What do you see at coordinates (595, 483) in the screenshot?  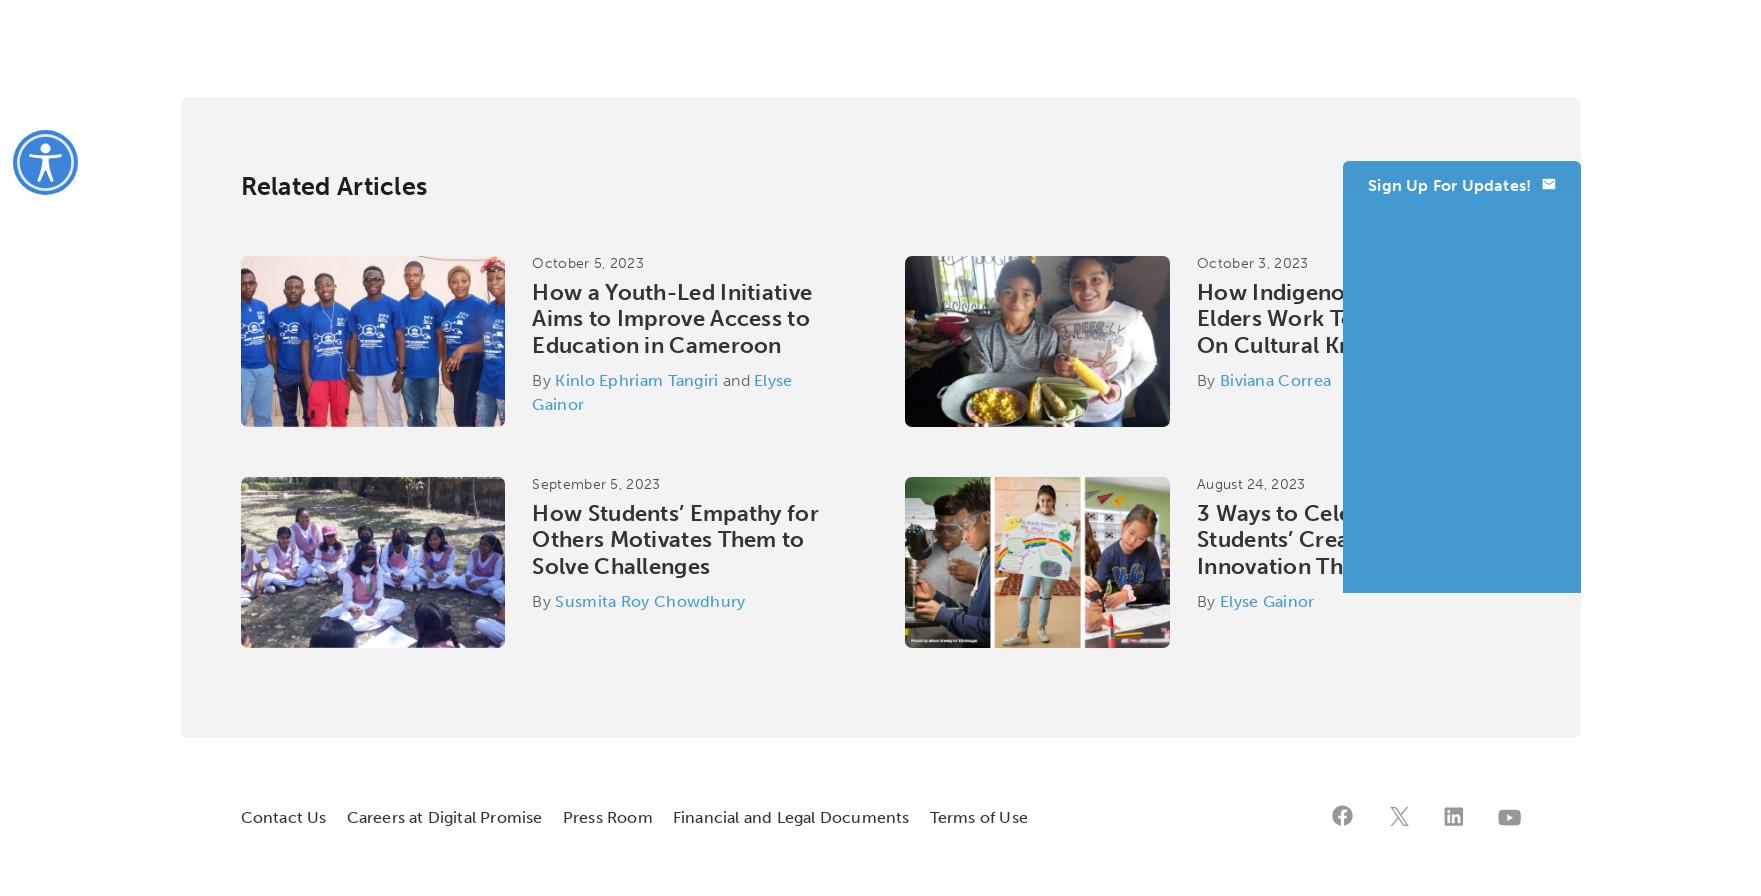 I see `'September 5, 2023'` at bounding box center [595, 483].